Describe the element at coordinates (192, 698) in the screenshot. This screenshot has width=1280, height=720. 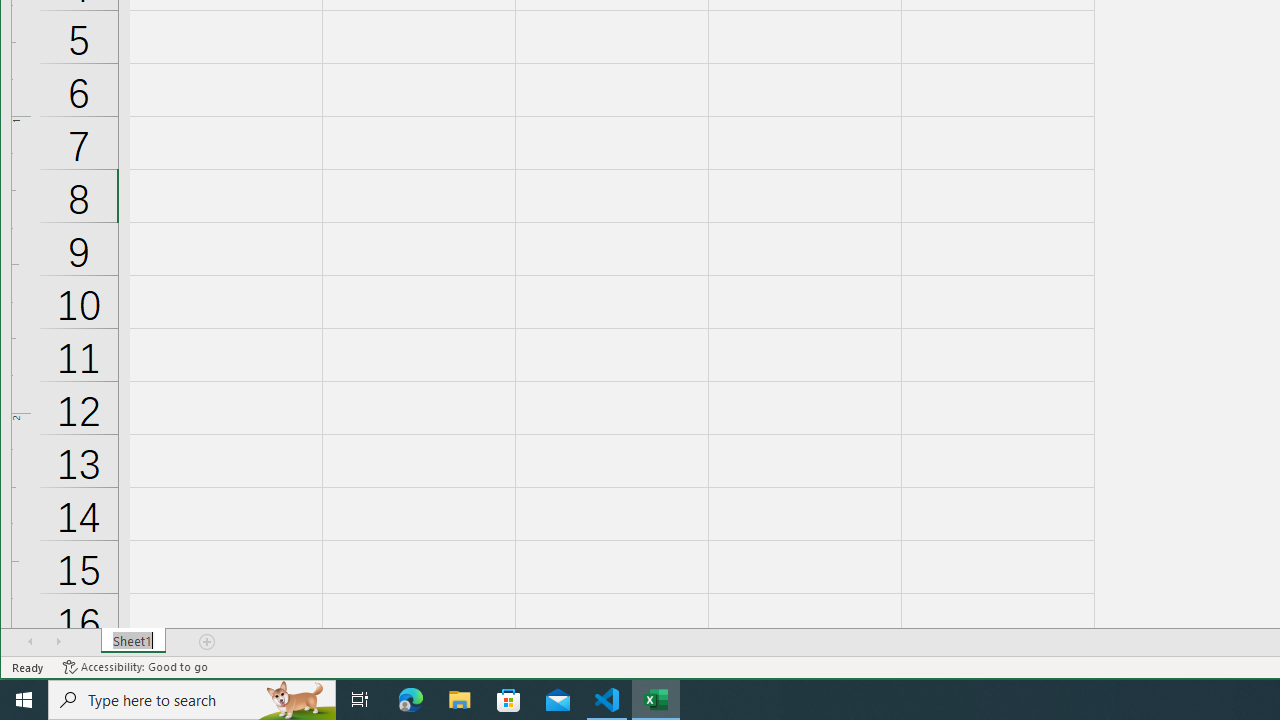
I see `'Type here to search'` at that location.